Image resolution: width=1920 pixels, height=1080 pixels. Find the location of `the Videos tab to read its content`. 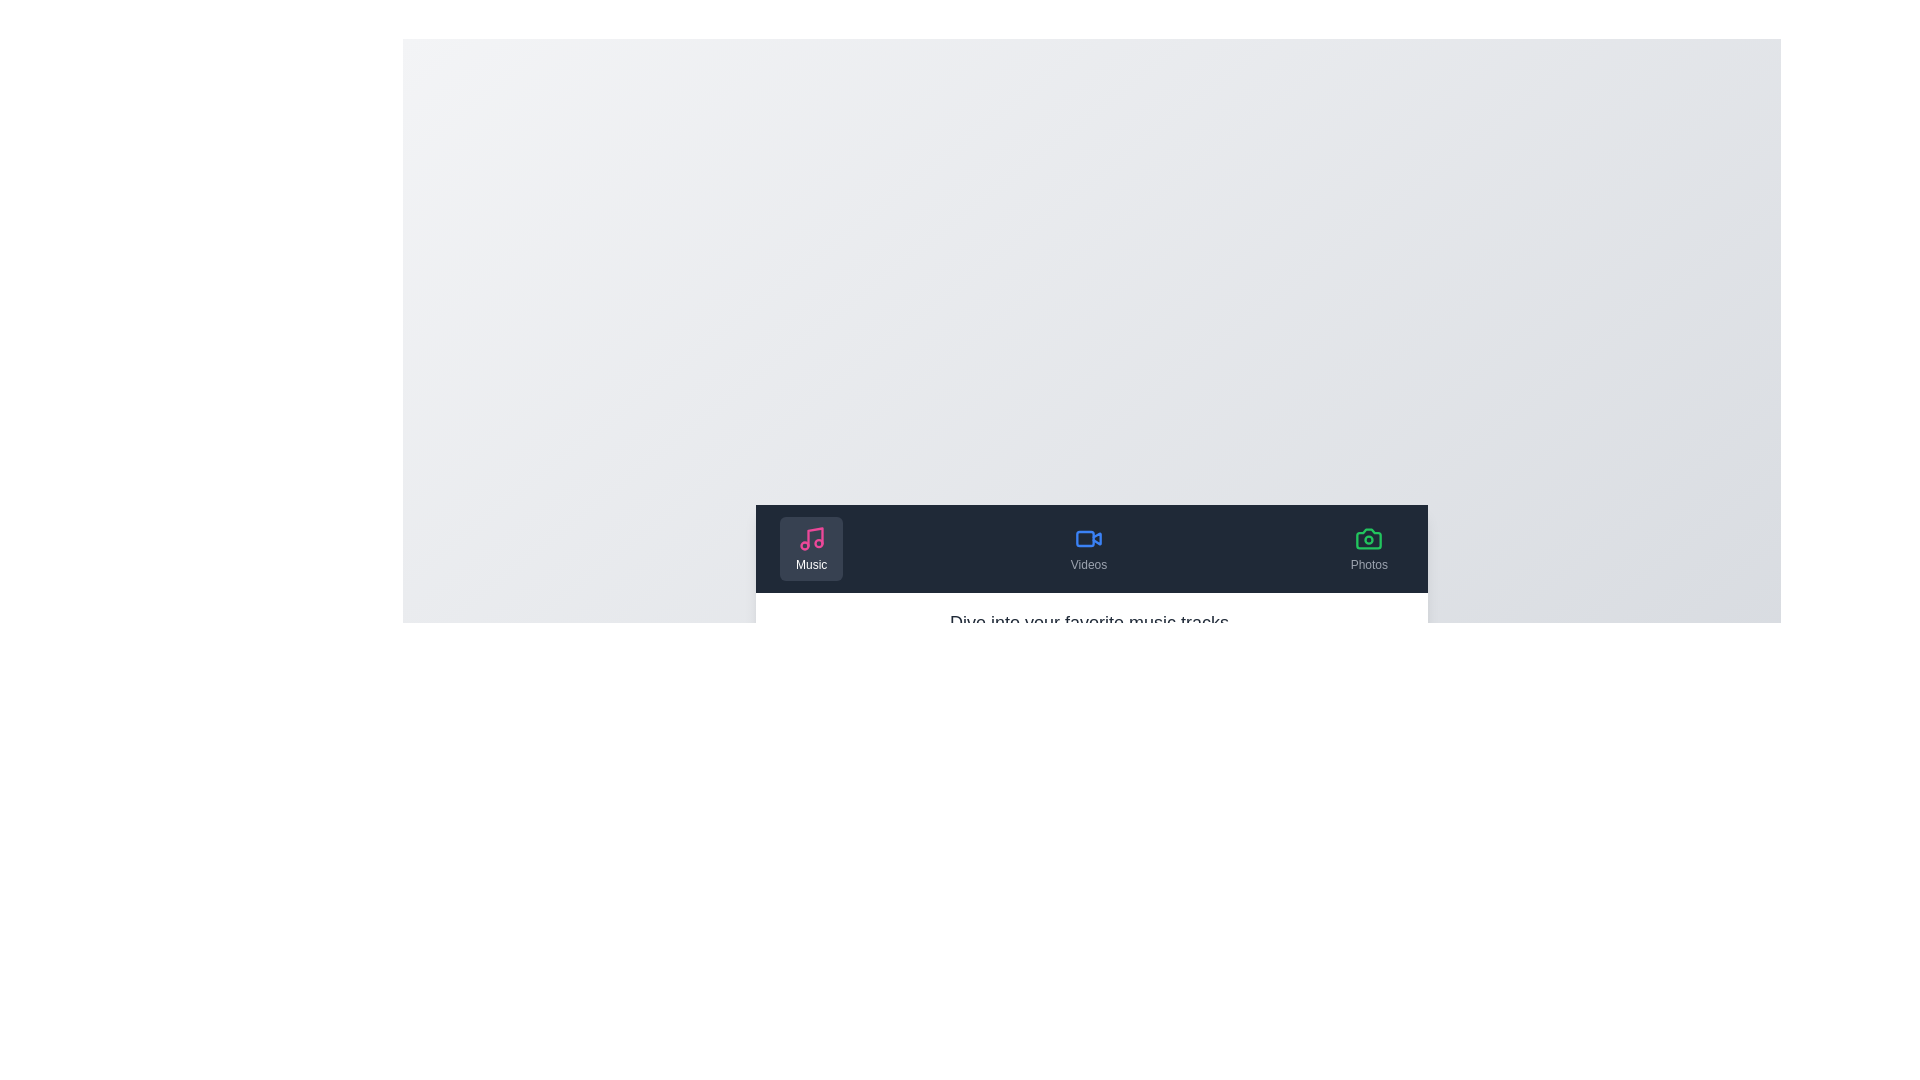

the Videos tab to read its content is located at coordinates (1088, 548).